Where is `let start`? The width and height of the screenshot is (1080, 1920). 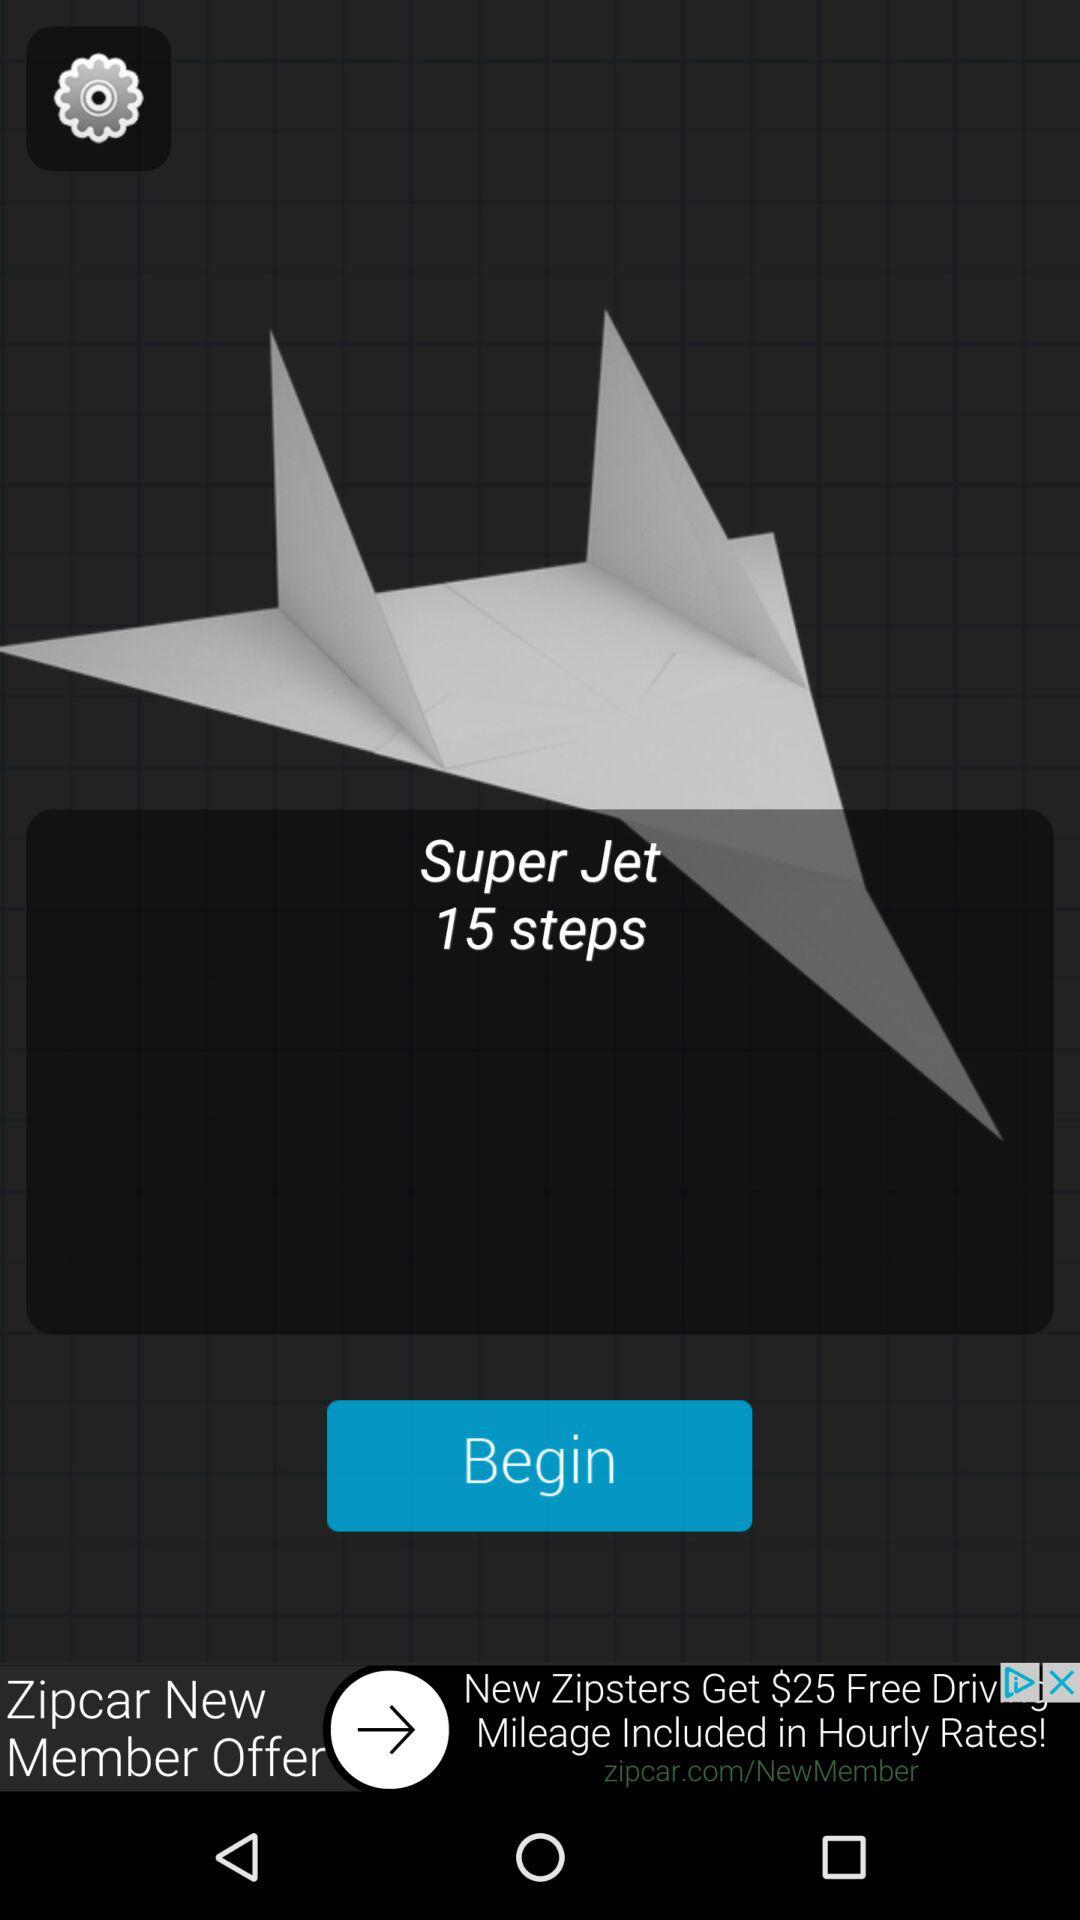 let start is located at coordinates (538, 1465).